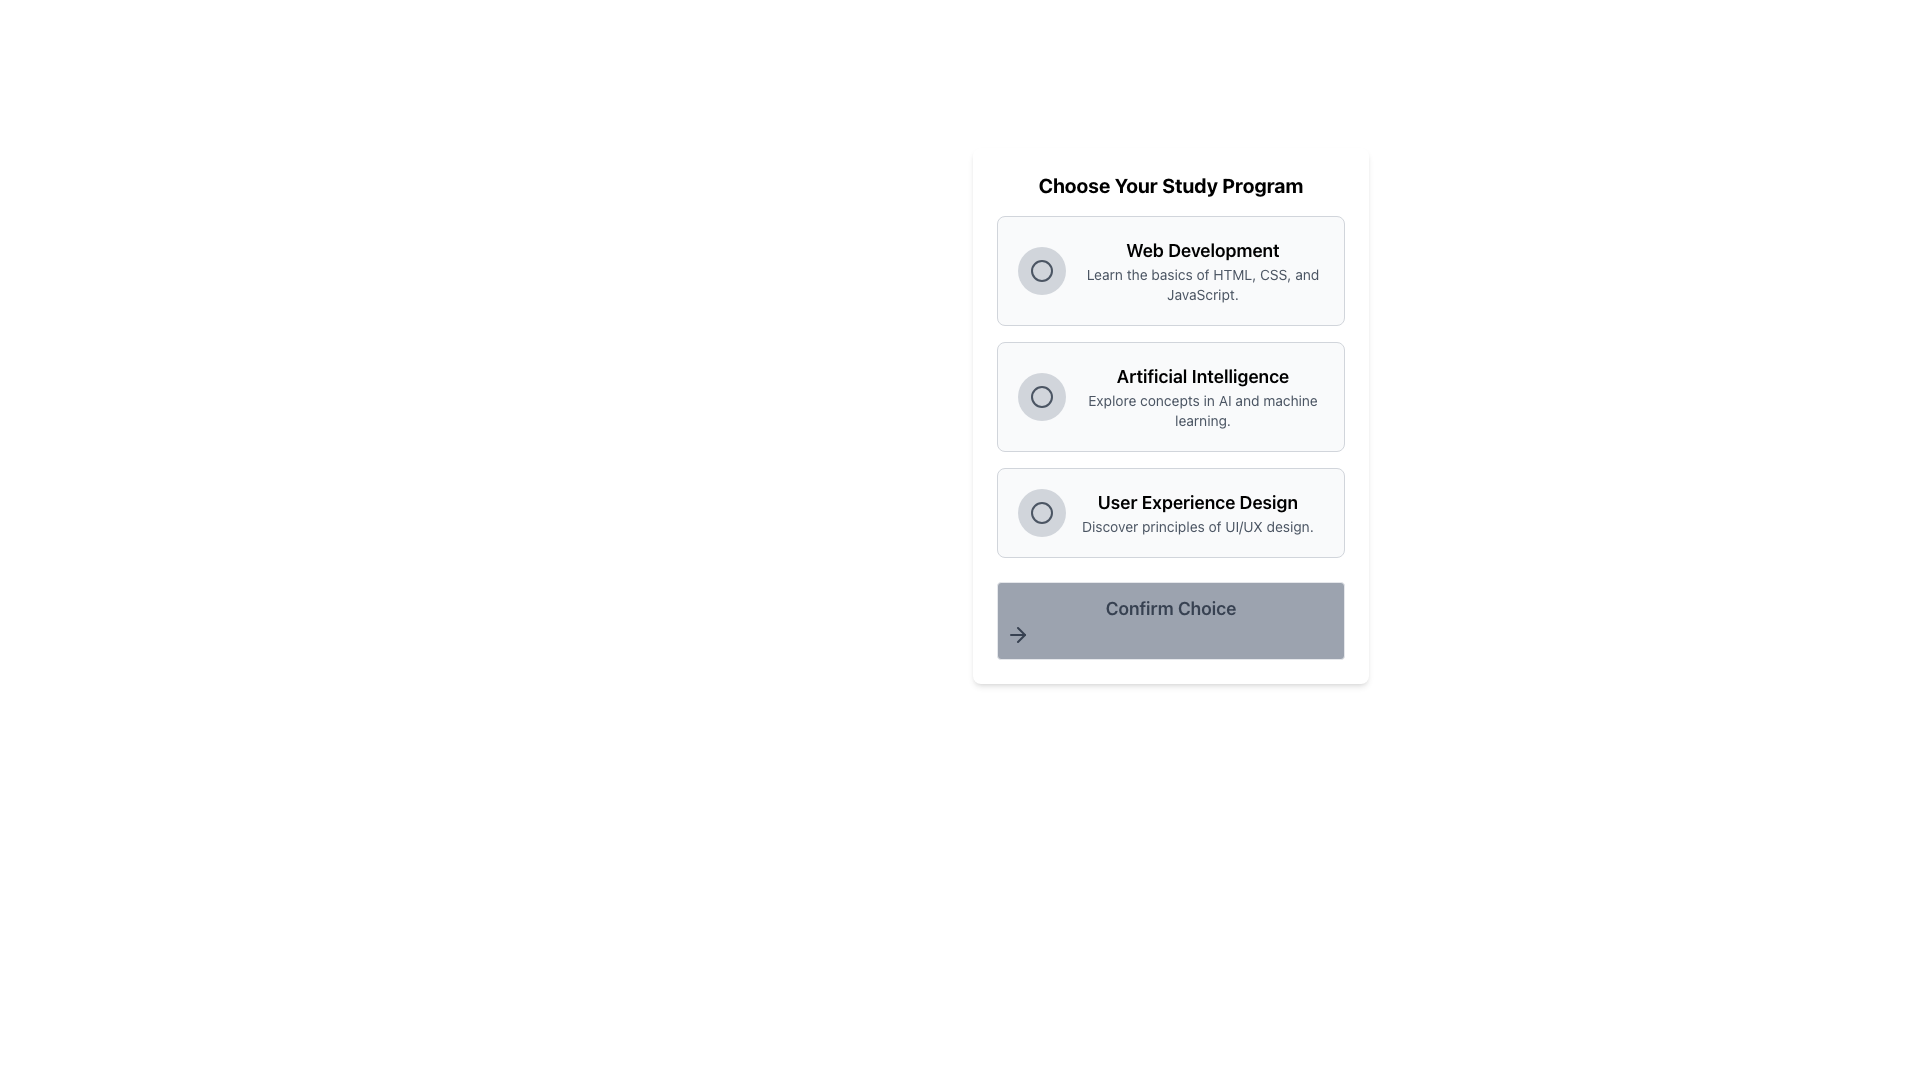  I want to click on text snippet labeled 'Discover principles of UI/UX design.' which is styled in a smaller, grayish font and located beneath the header 'User Experience Design.', so click(1197, 526).